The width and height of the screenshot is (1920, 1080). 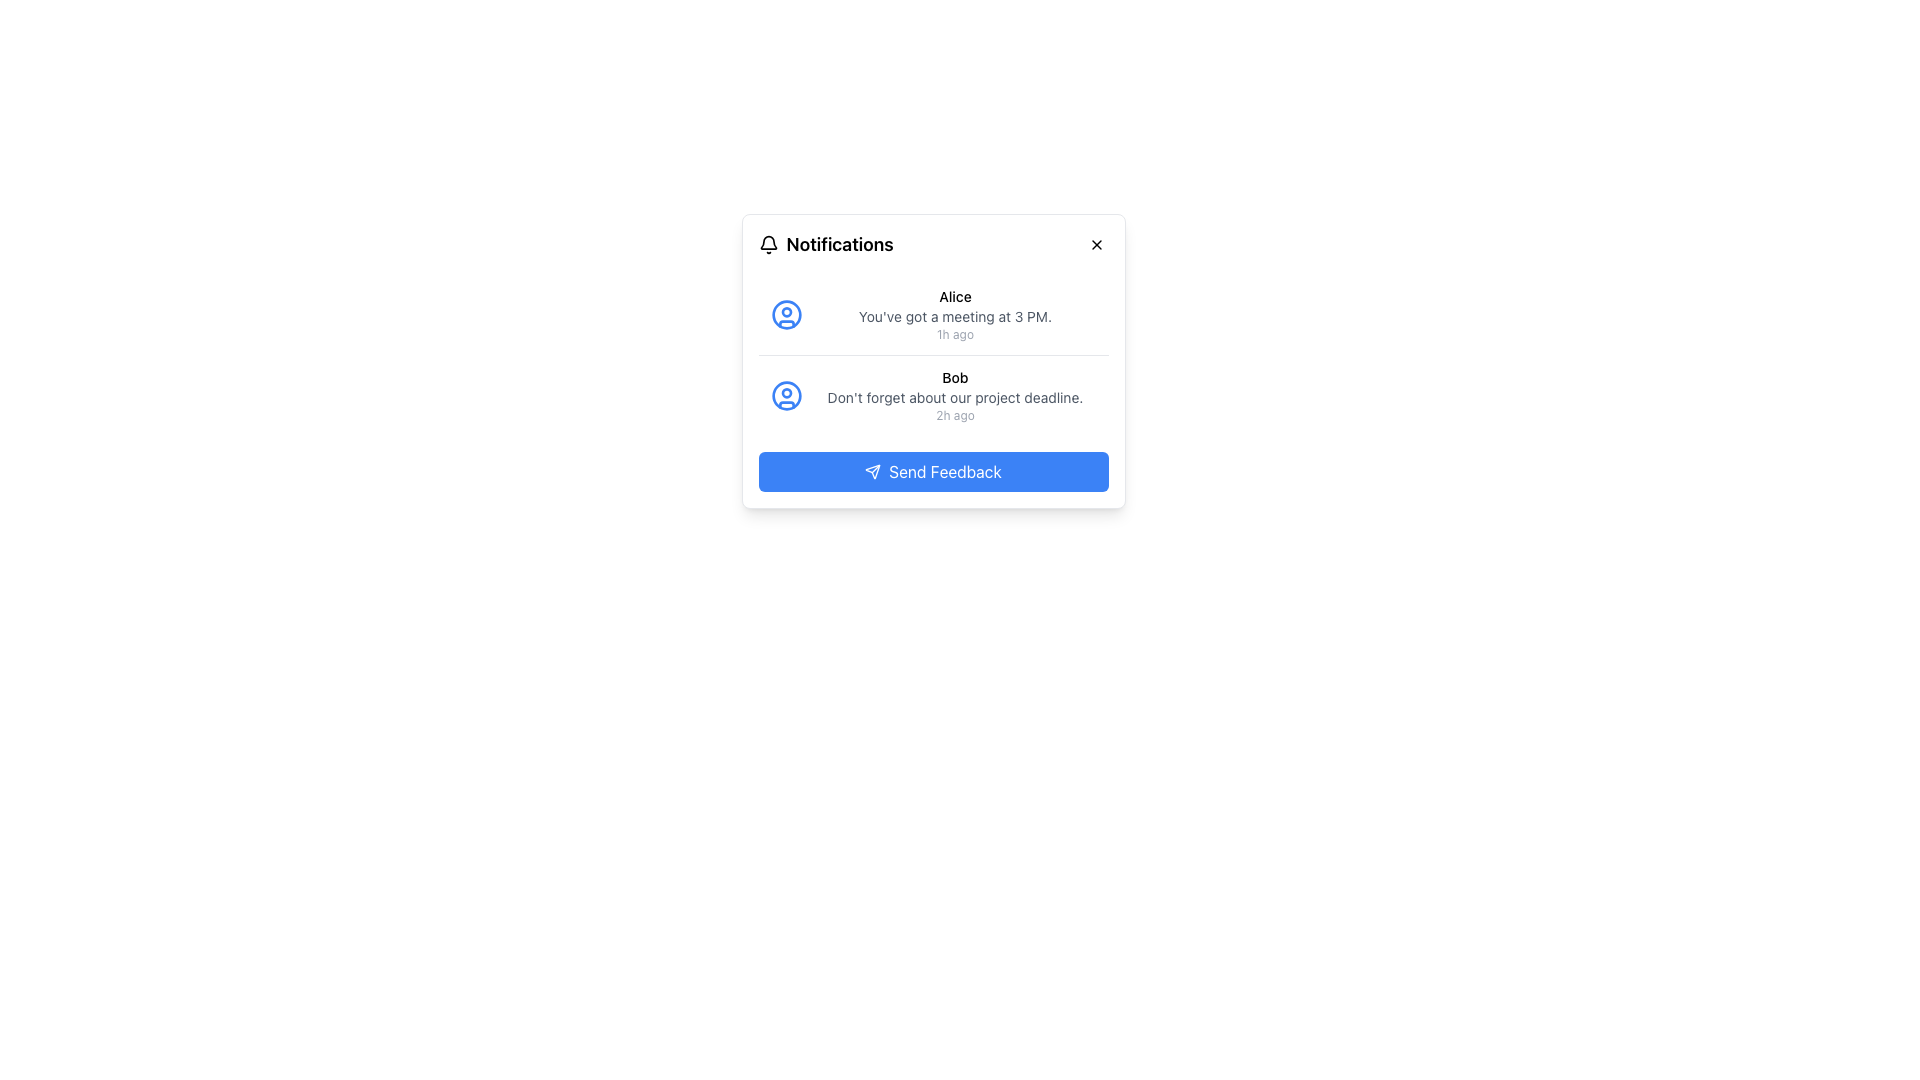 What do you see at coordinates (954, 397) in the screenshot?
I see `the static text displaying 'Don't forget about our project deadline.' which is located below the name 'Bob' in the notification card` at bounding box center [954, 397].